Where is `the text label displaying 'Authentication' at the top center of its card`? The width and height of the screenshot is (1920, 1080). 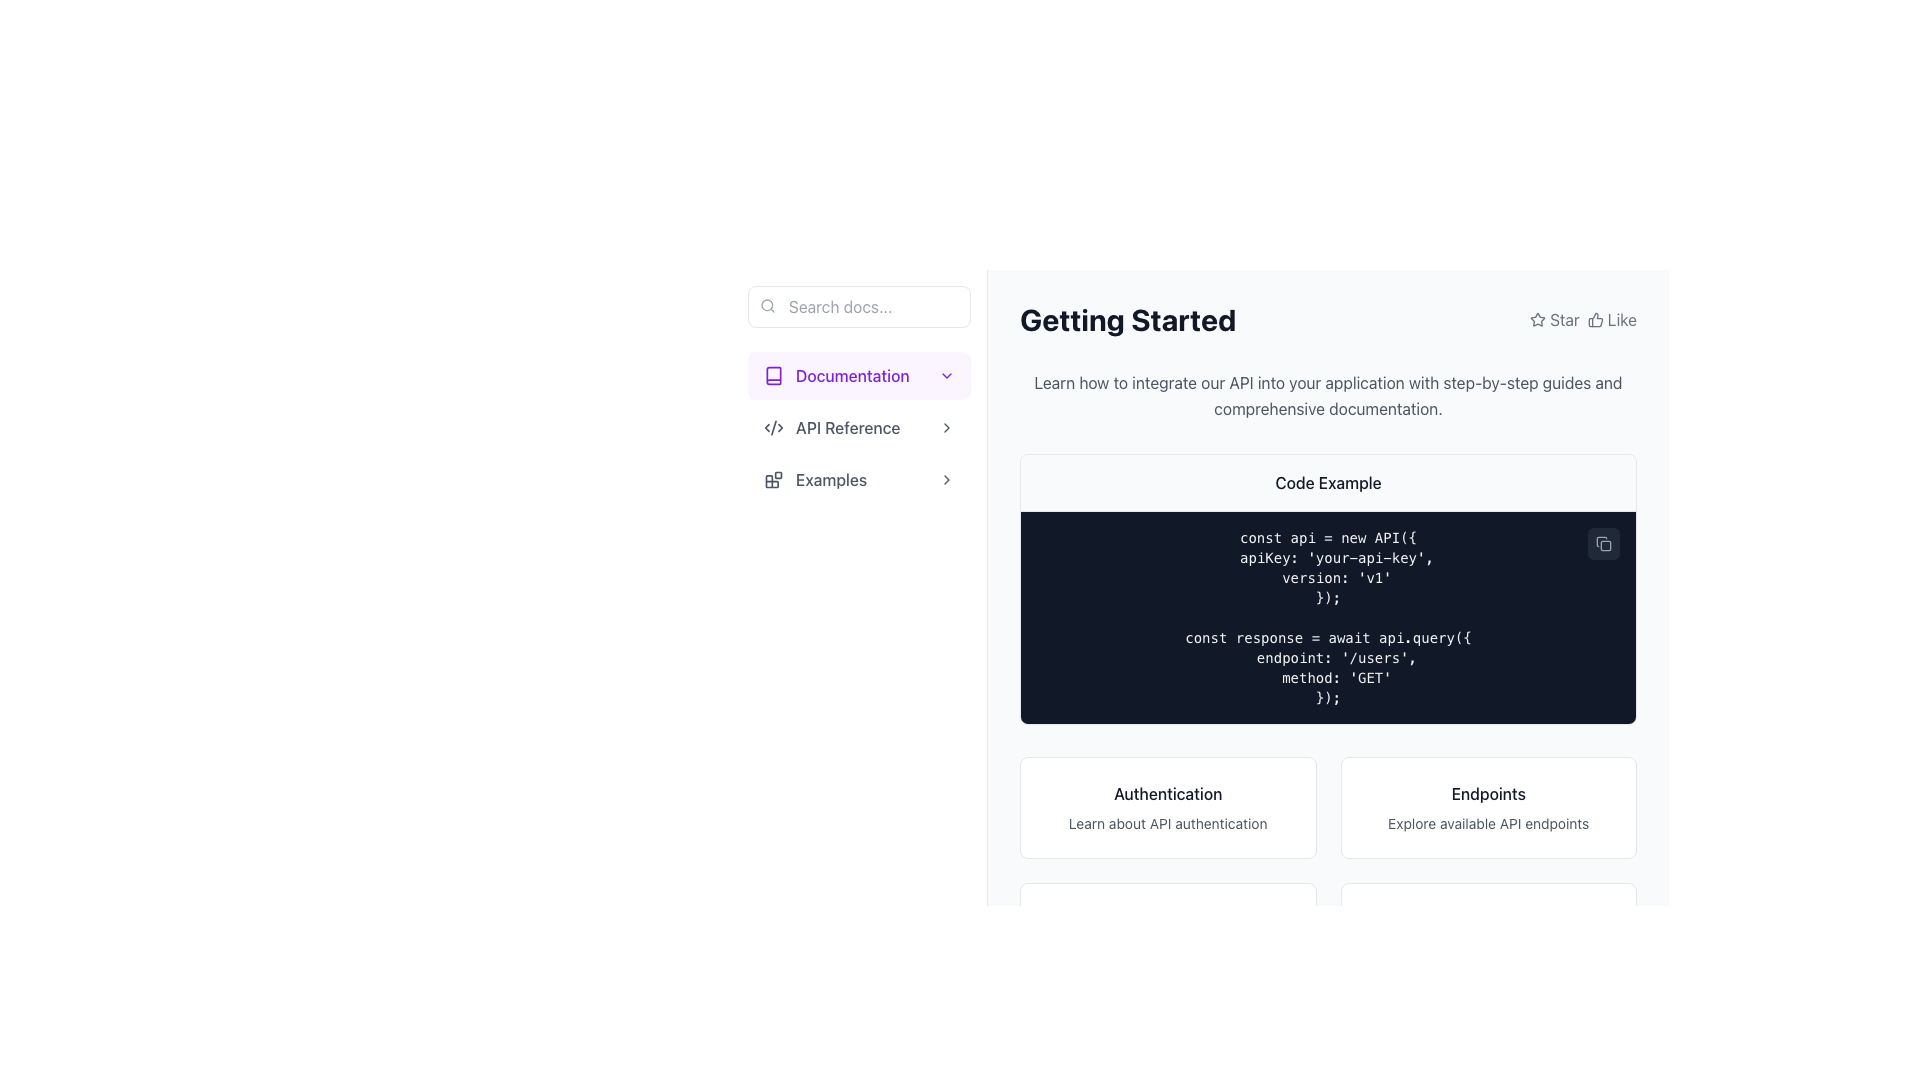
the text label displaying 'Authentication' at the top center of its card is located at coordinates (1167, 793).